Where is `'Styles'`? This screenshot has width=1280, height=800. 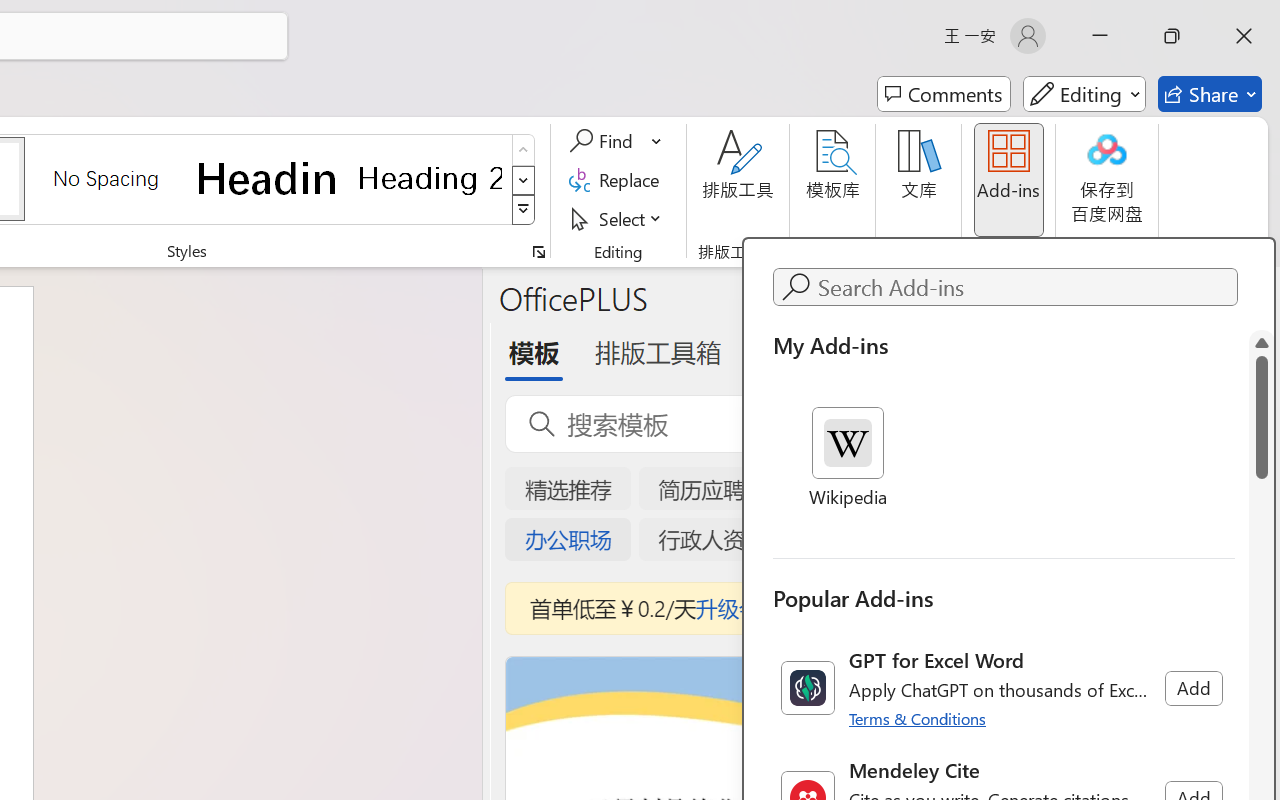 'Styles' is located at coordinates (523, 210).